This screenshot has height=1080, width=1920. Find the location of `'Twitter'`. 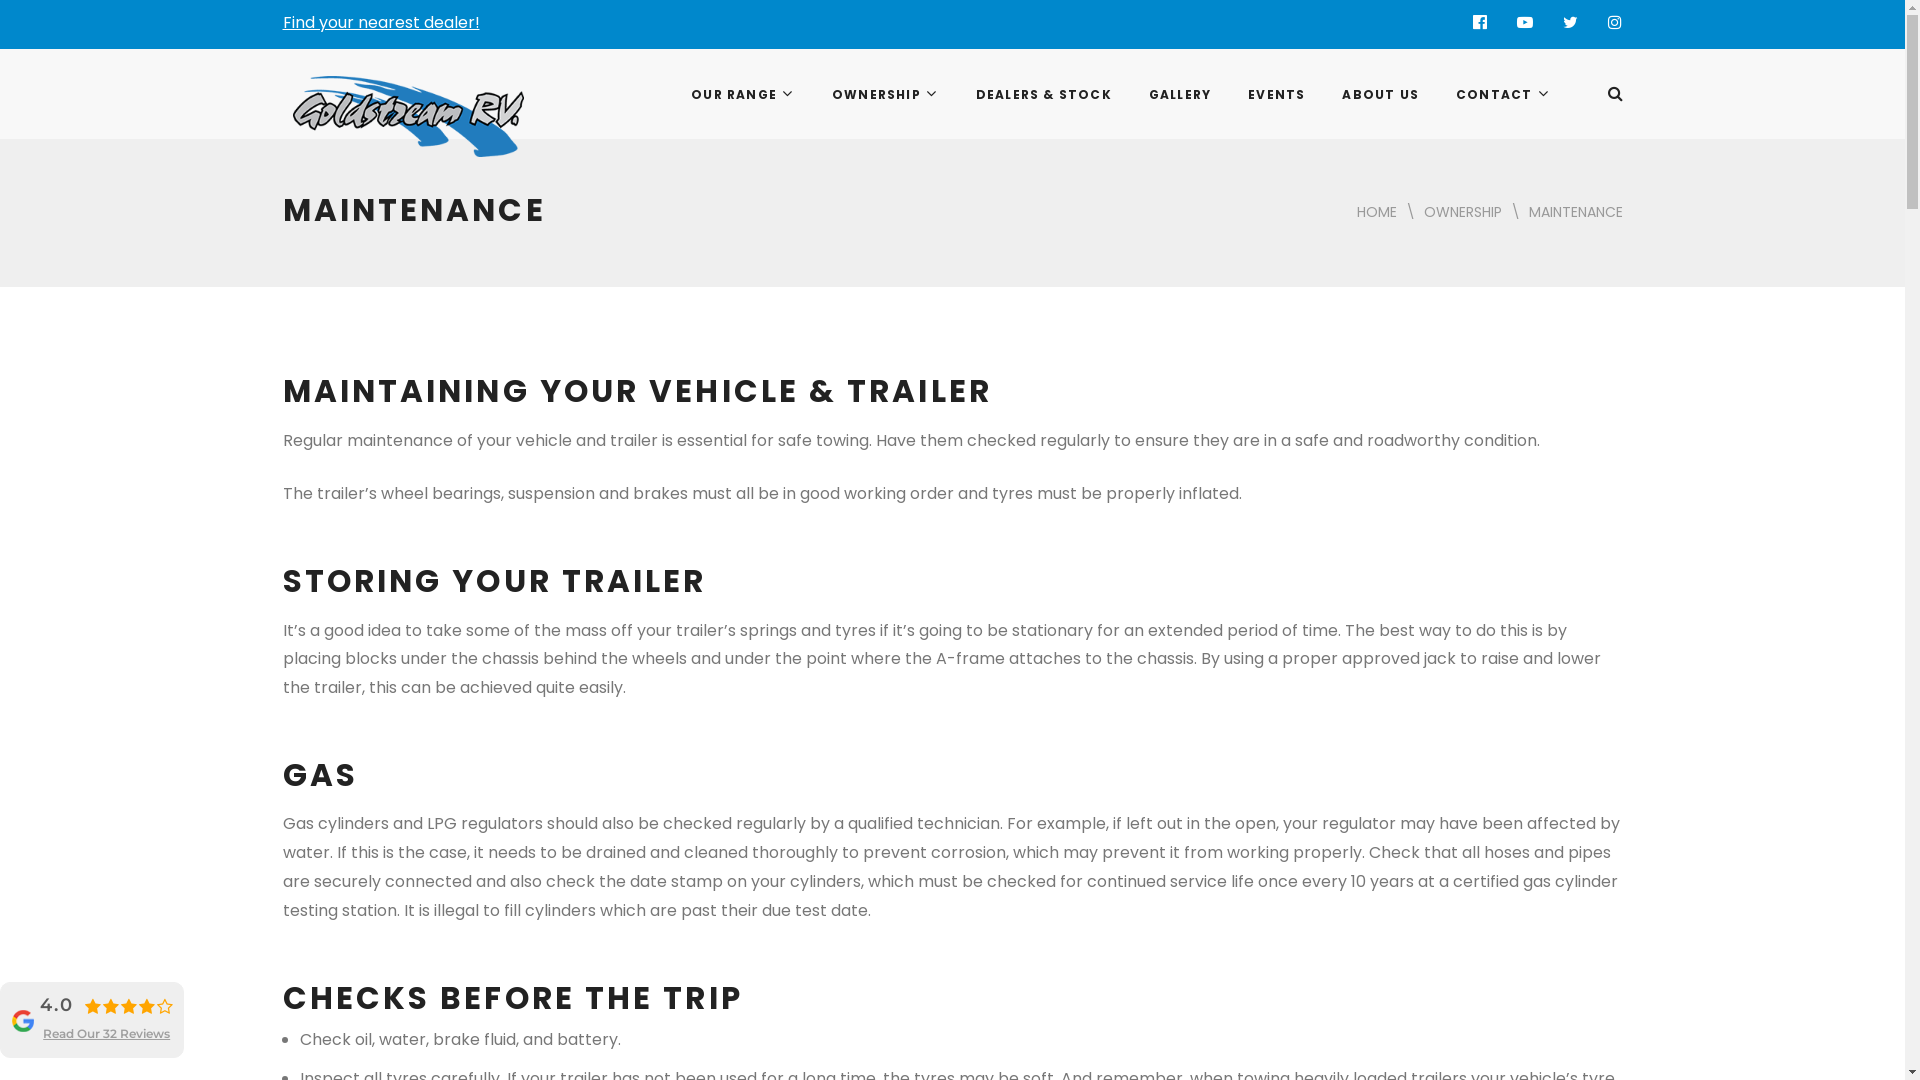

'Twitter' is located at coordinates (1547, 22).